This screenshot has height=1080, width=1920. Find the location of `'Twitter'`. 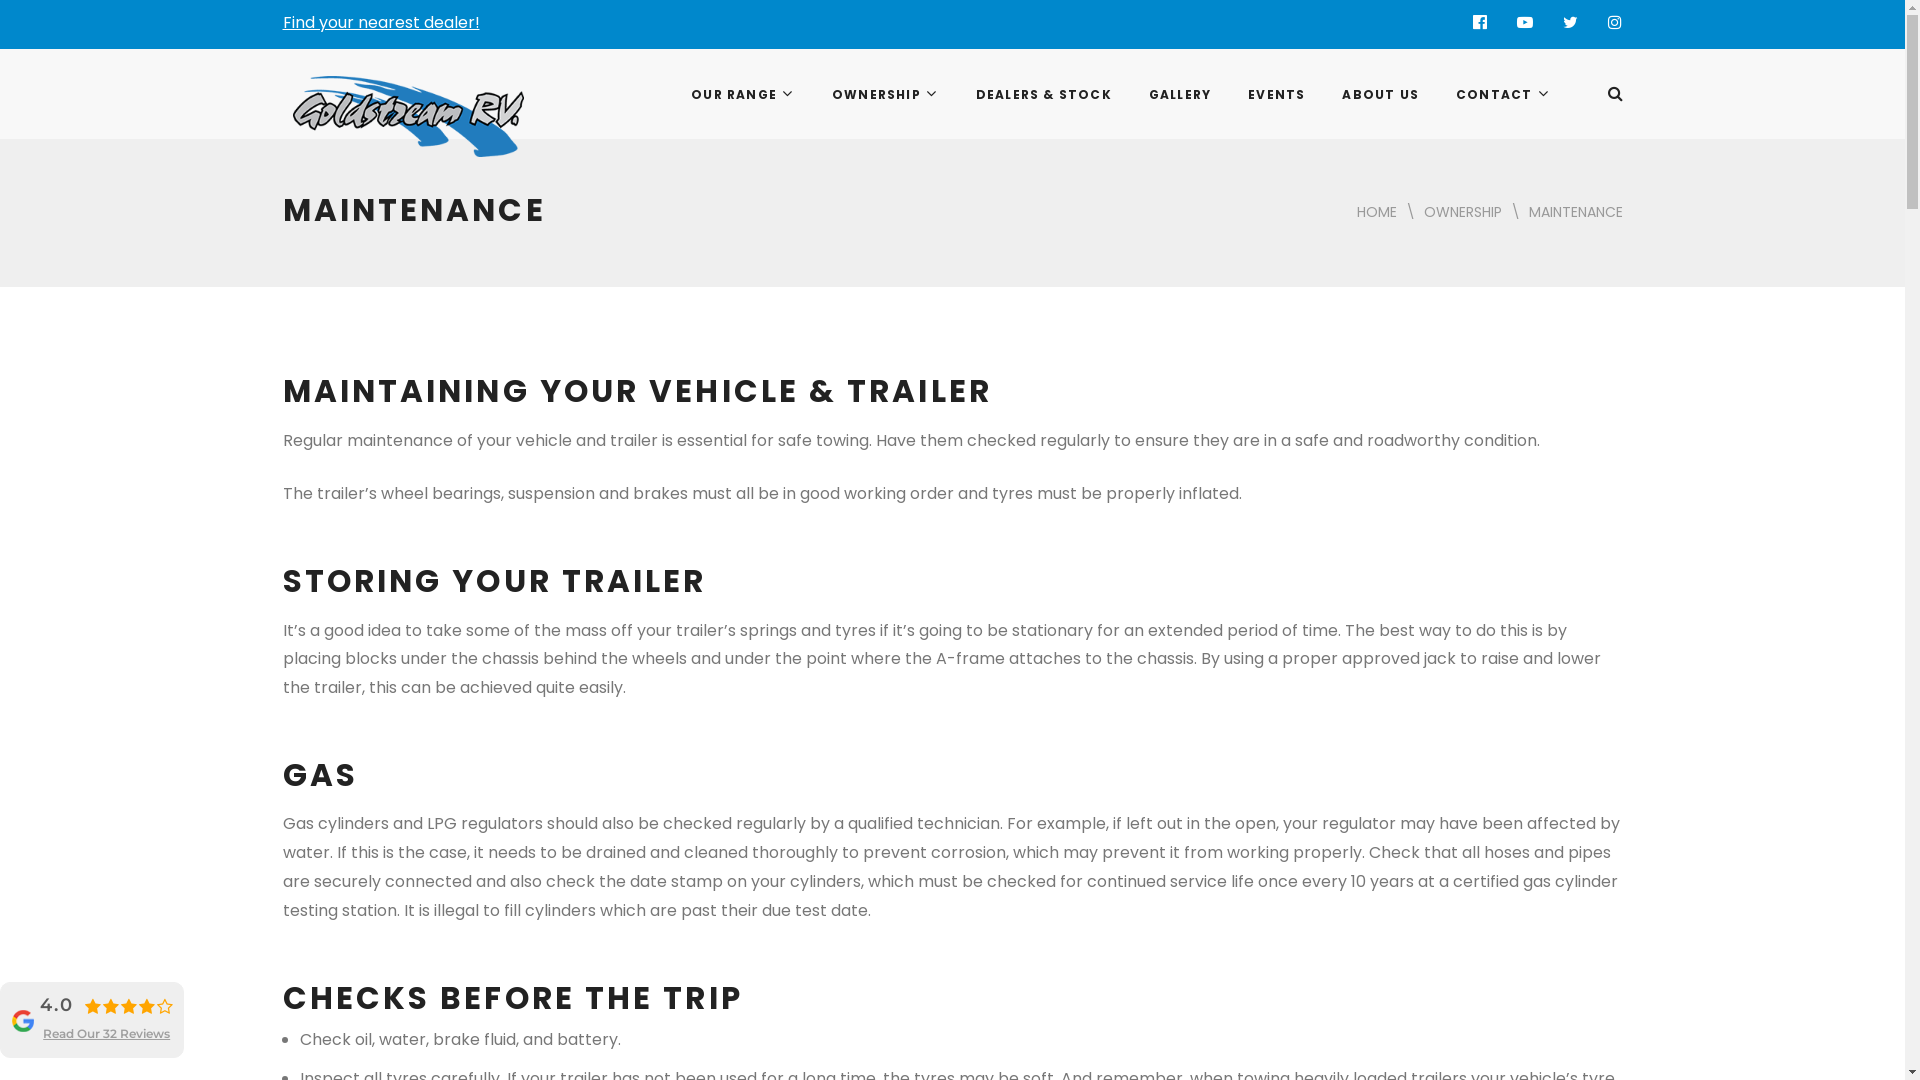

'Twitter' is located at coordinates (1547, 22).